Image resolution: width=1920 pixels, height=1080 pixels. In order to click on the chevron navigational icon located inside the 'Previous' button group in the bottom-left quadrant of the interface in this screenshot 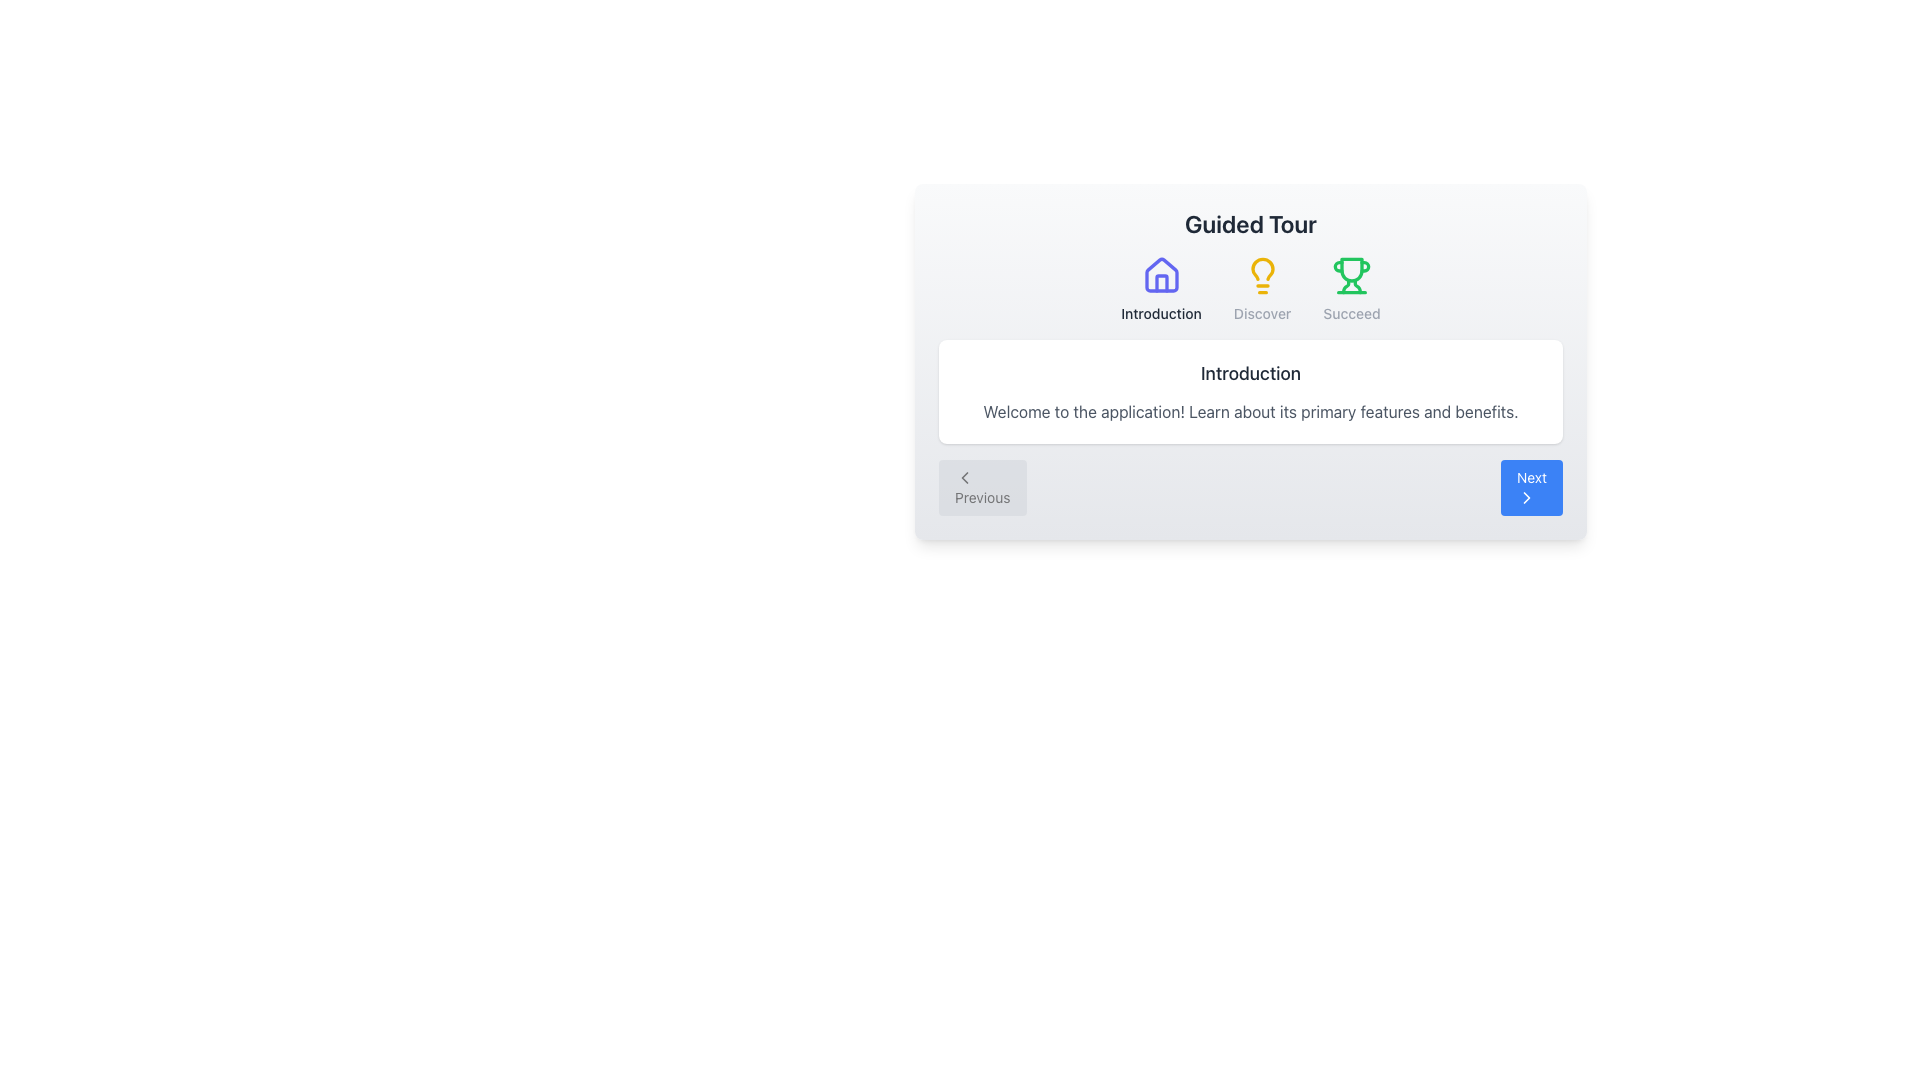, I will do `click(964, 478)`.